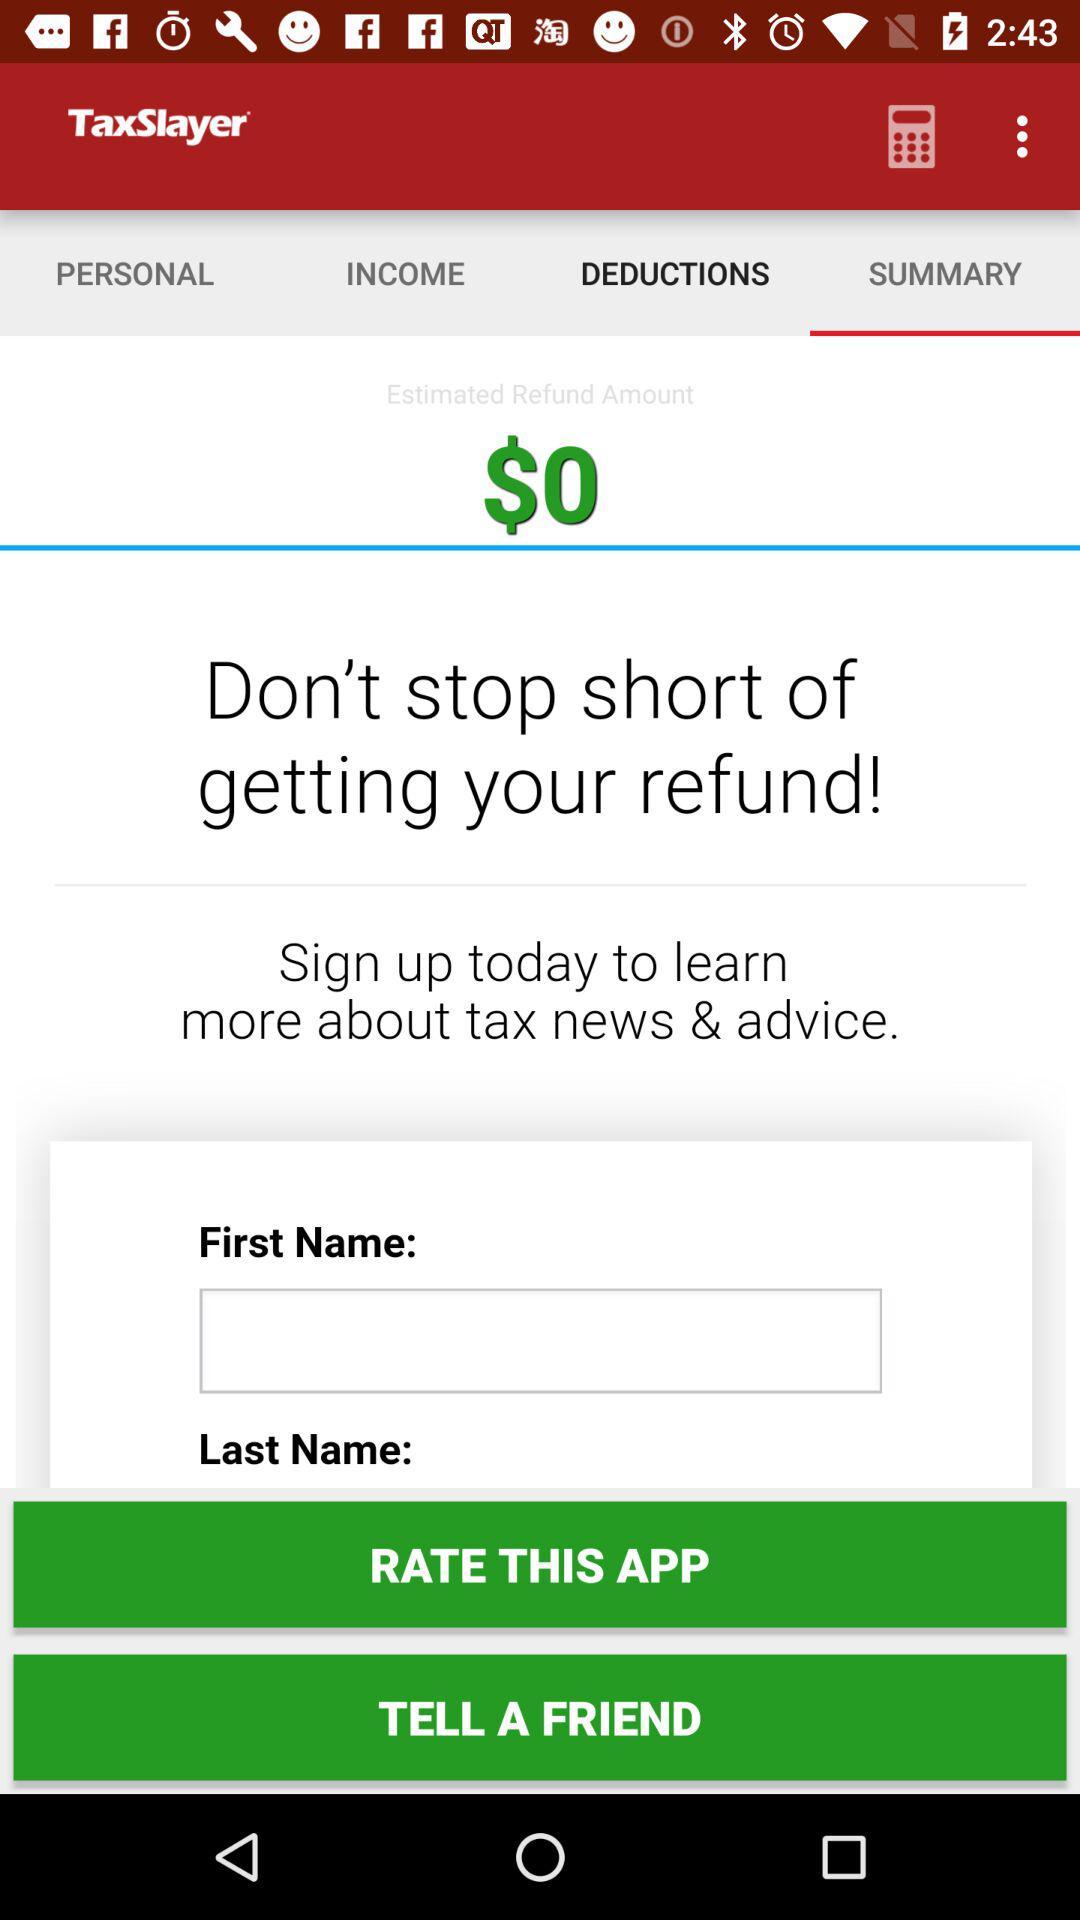 The height and width of the screenshot is (1920, 1080). I want to click on the item below rate this app item, so click(540, 1716).